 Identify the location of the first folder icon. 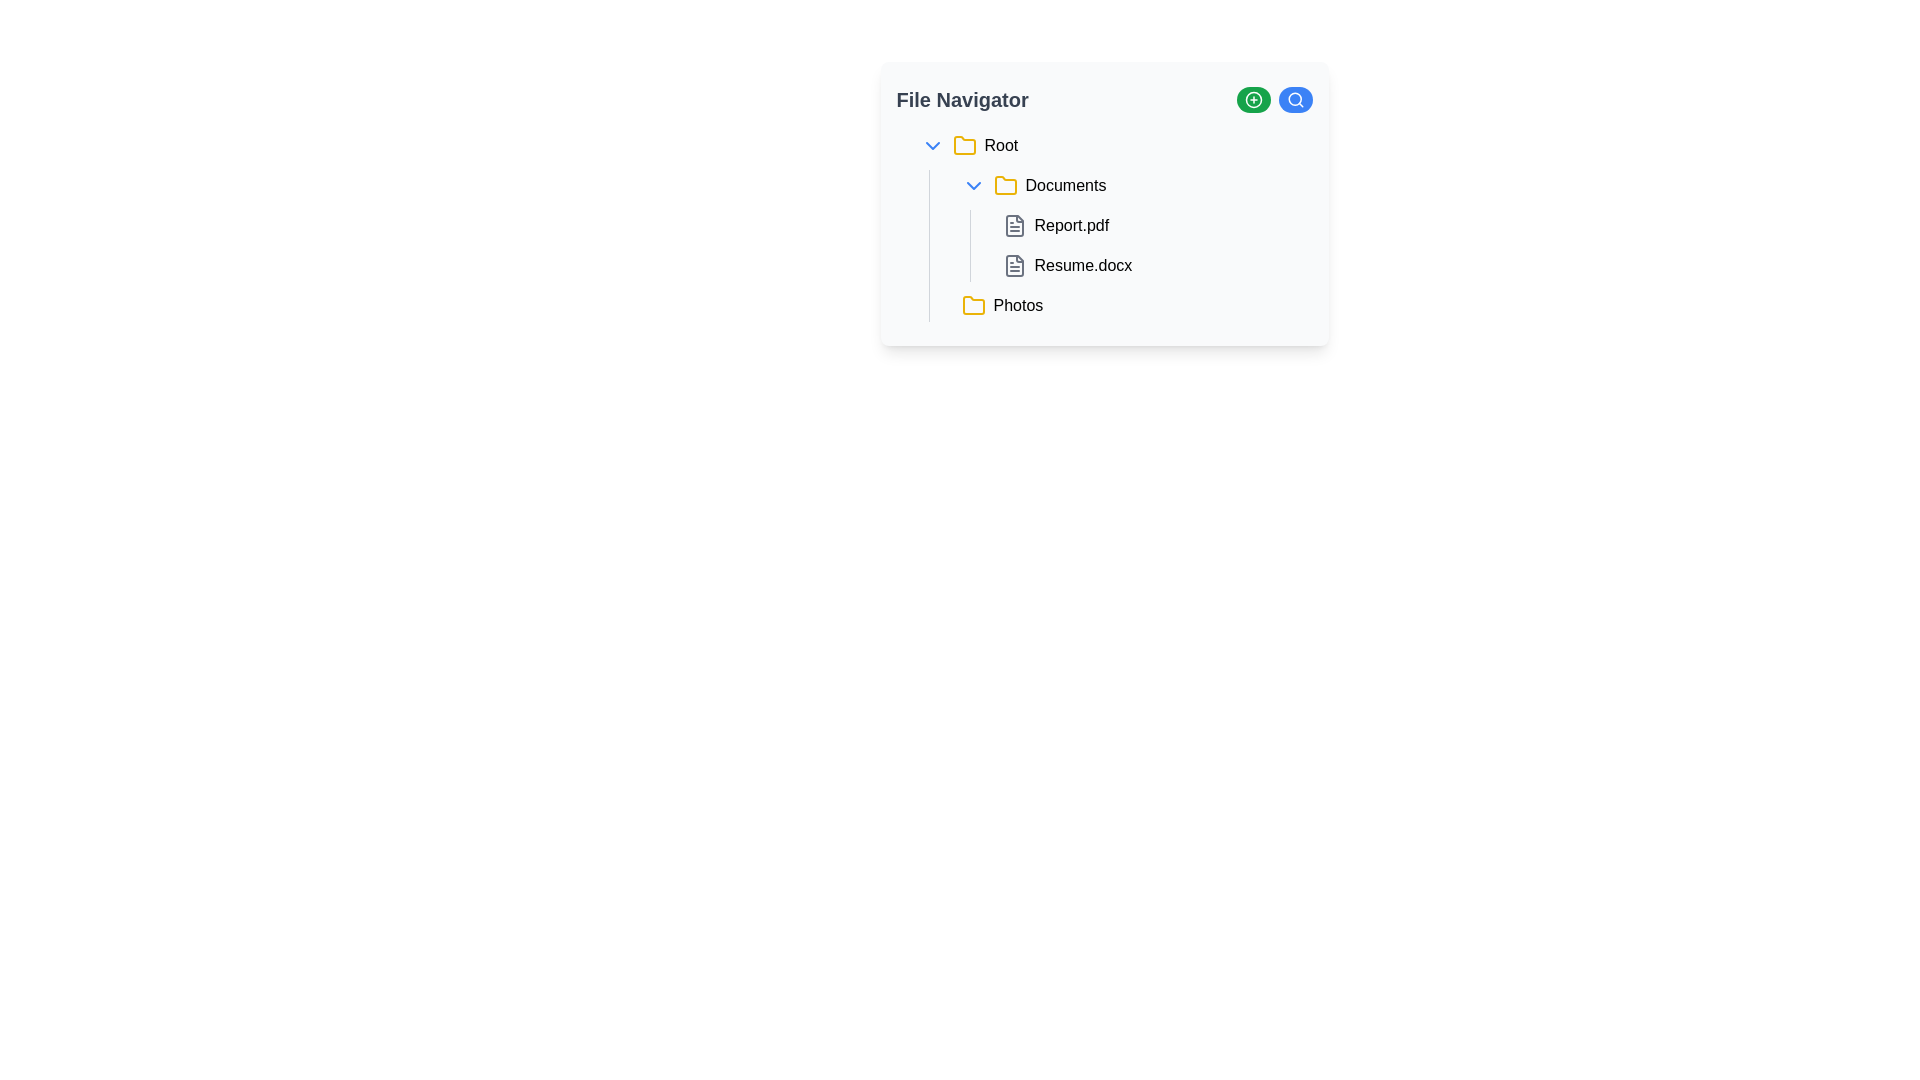
(964, 144).